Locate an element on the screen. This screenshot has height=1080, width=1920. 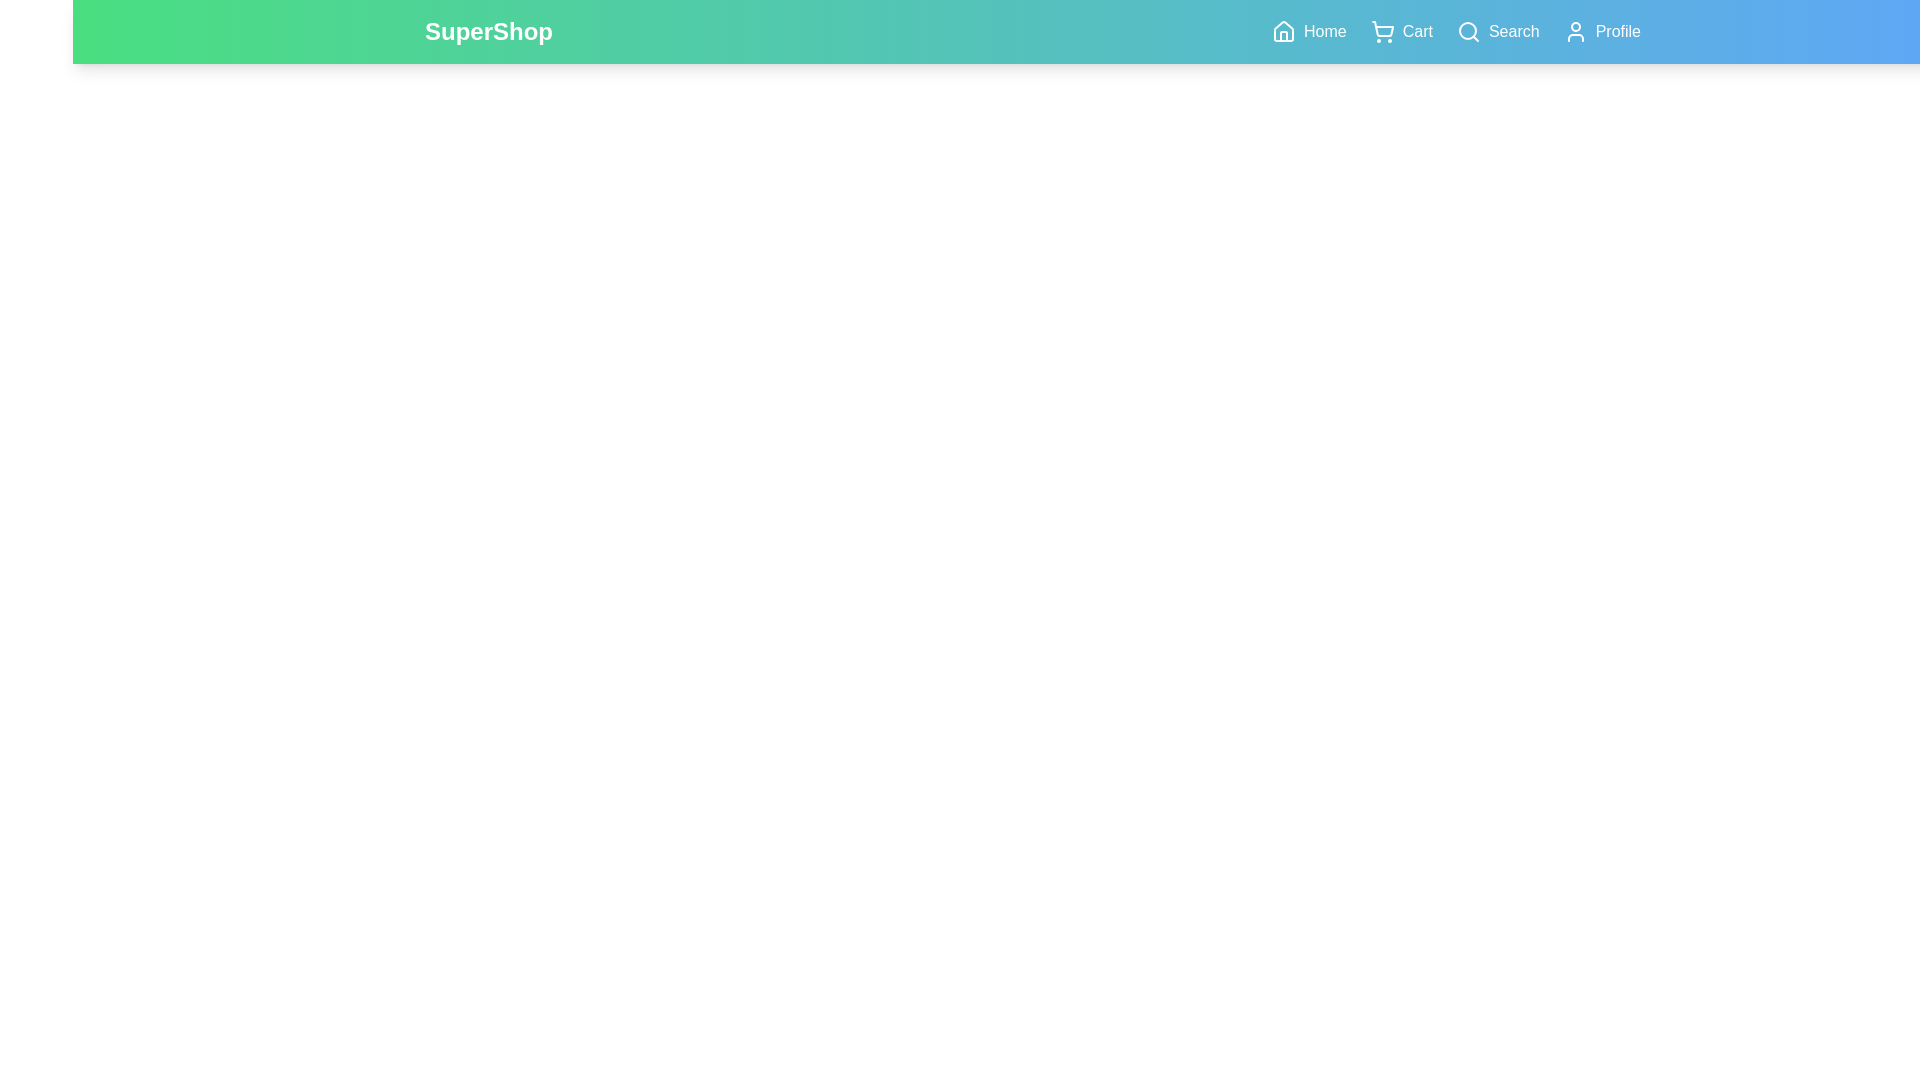
the search icon located to the left of the 'Search' label in the top navigation bar is located at coordinates (1468, 31).